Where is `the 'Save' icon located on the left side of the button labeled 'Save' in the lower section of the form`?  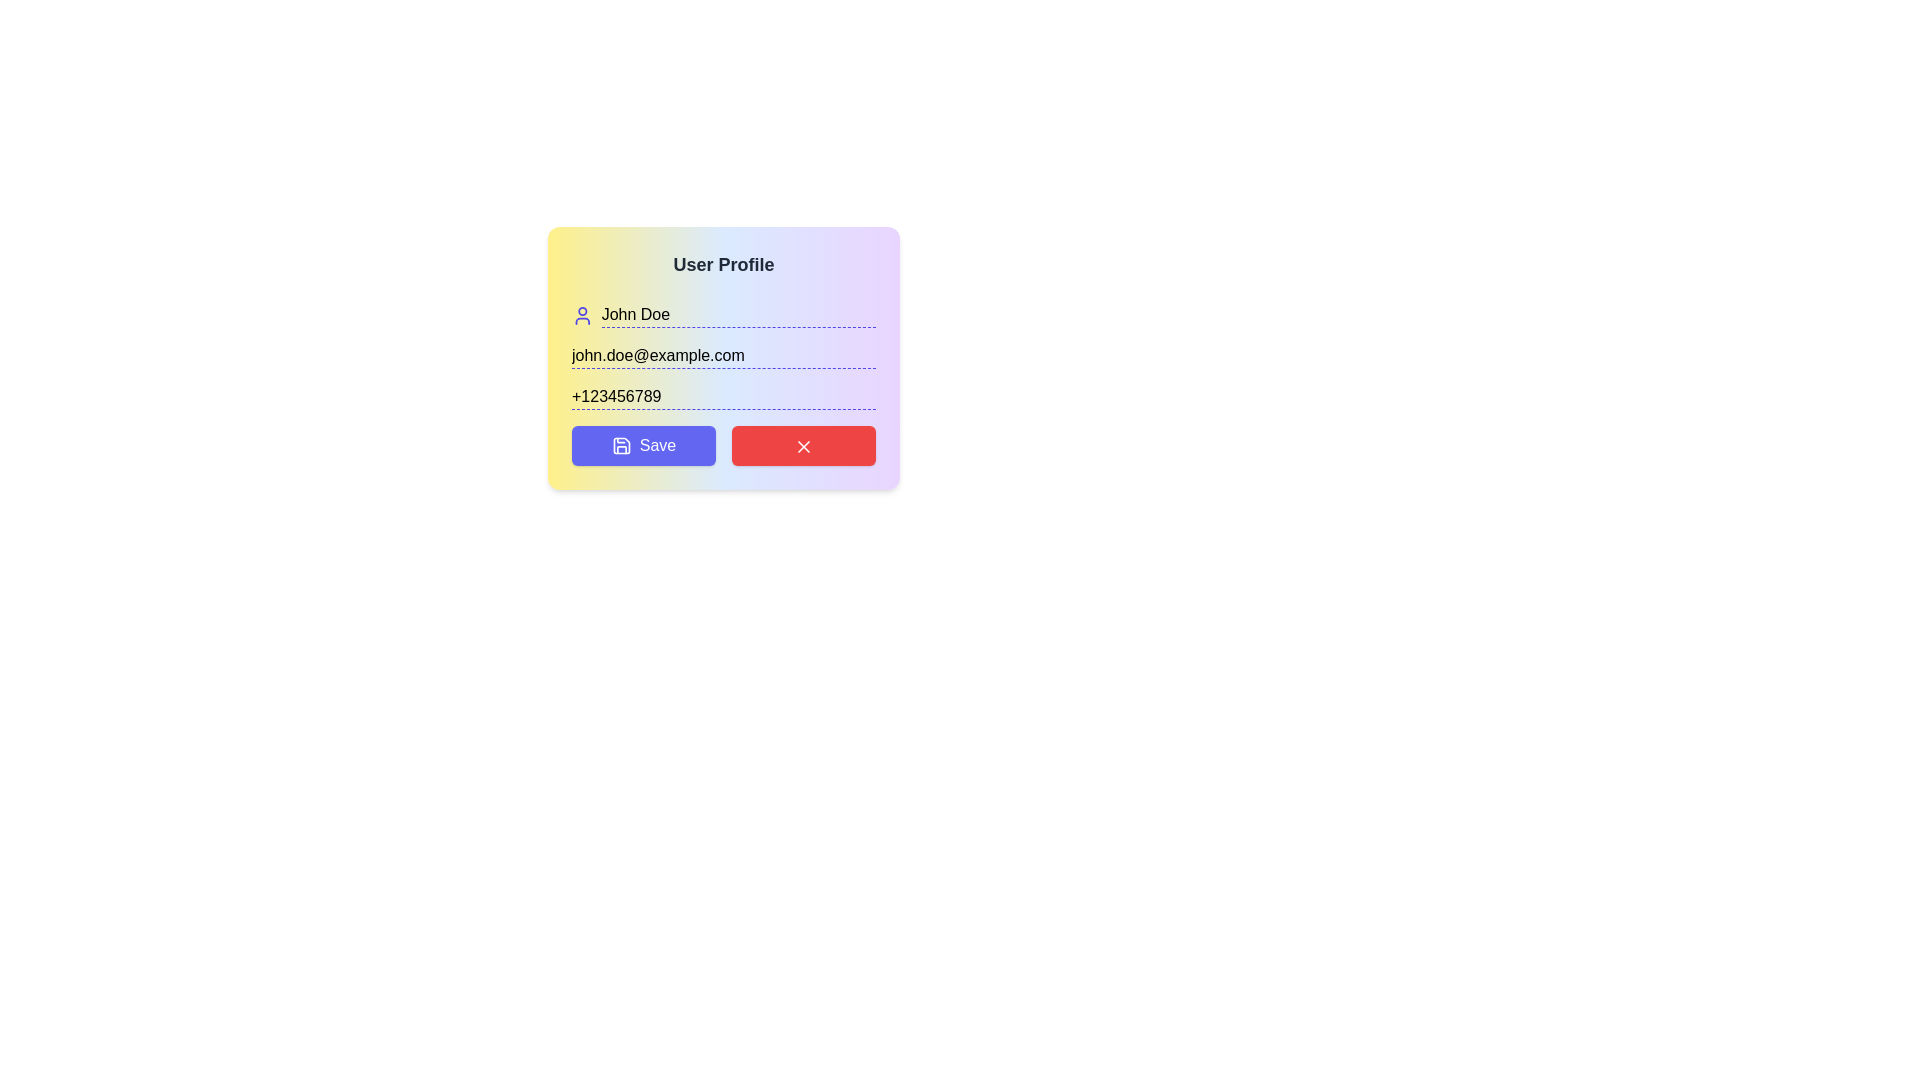 the 'Save' icon located on the left side of the button labeled 'Save' in the lower section of the form is located at coordinates (620, 445).